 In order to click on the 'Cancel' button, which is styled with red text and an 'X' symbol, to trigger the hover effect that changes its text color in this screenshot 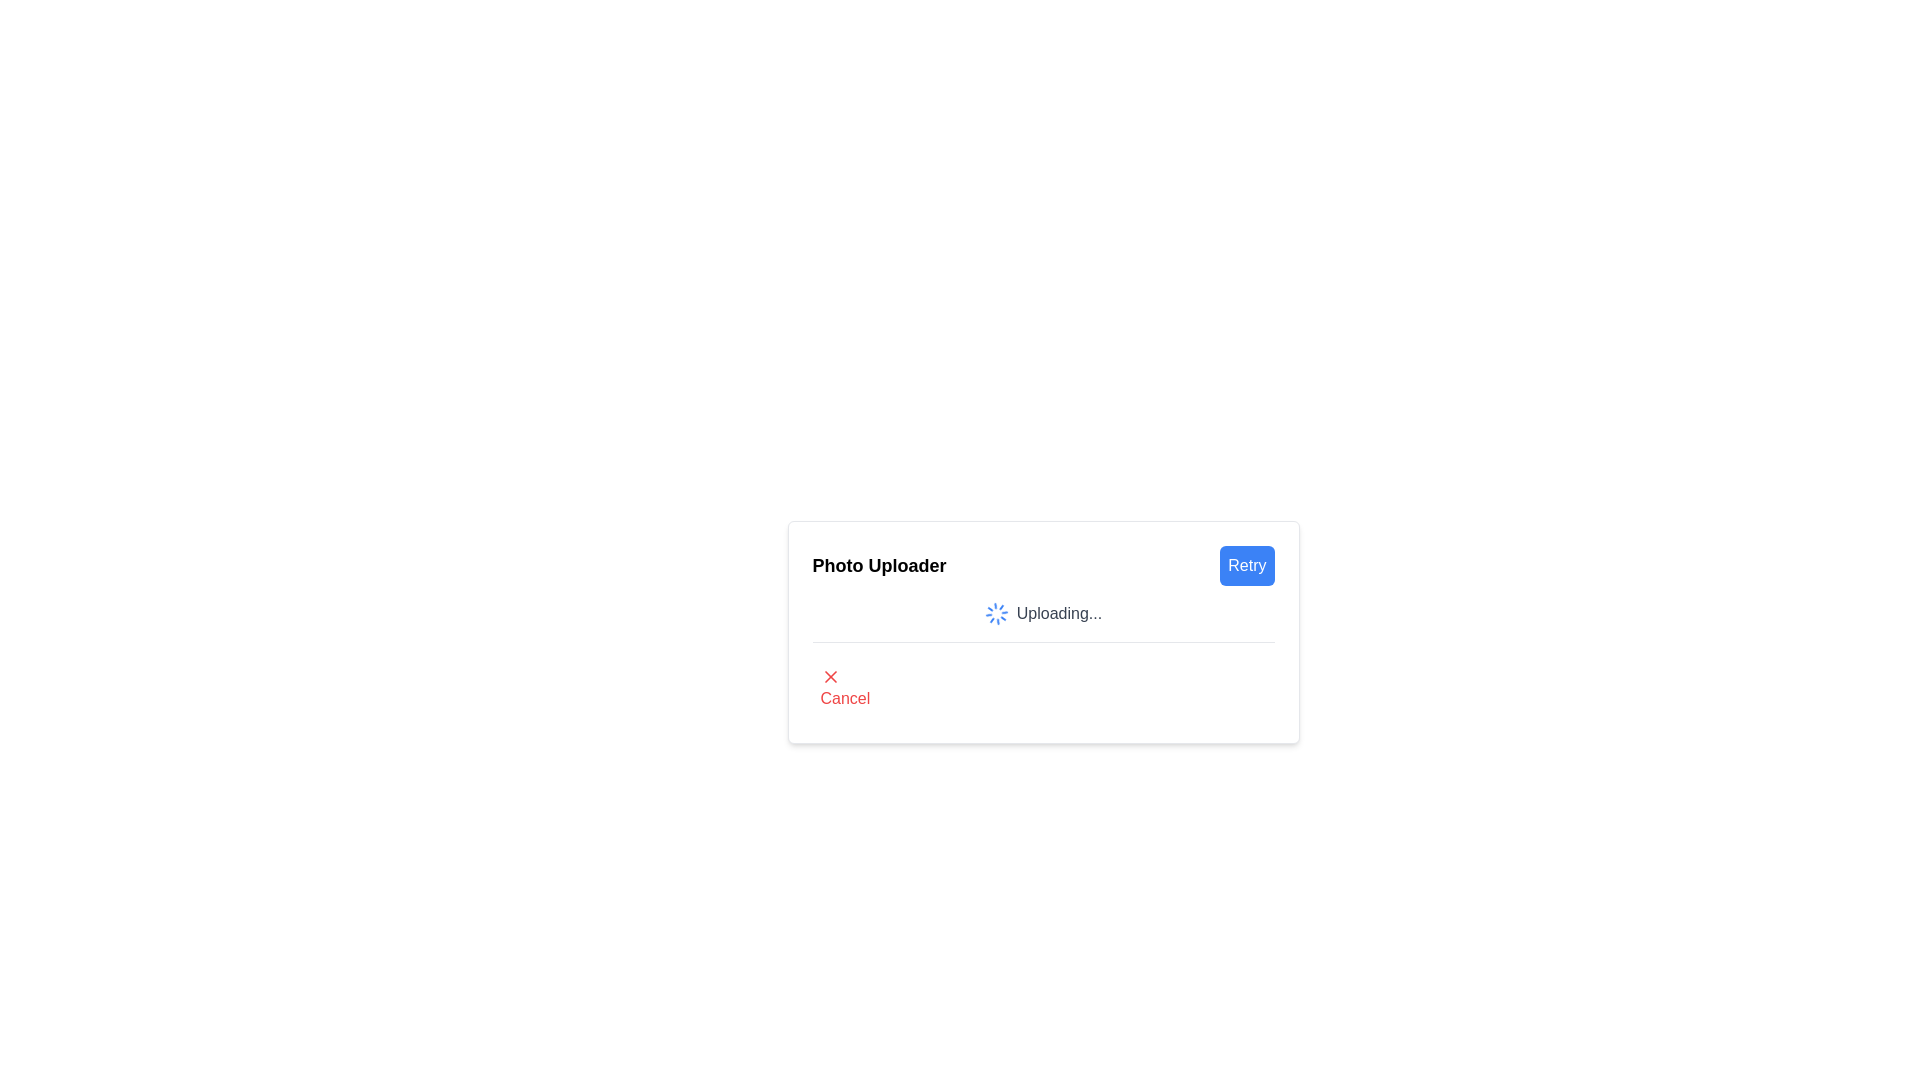, I will do `click(845, 688)`.